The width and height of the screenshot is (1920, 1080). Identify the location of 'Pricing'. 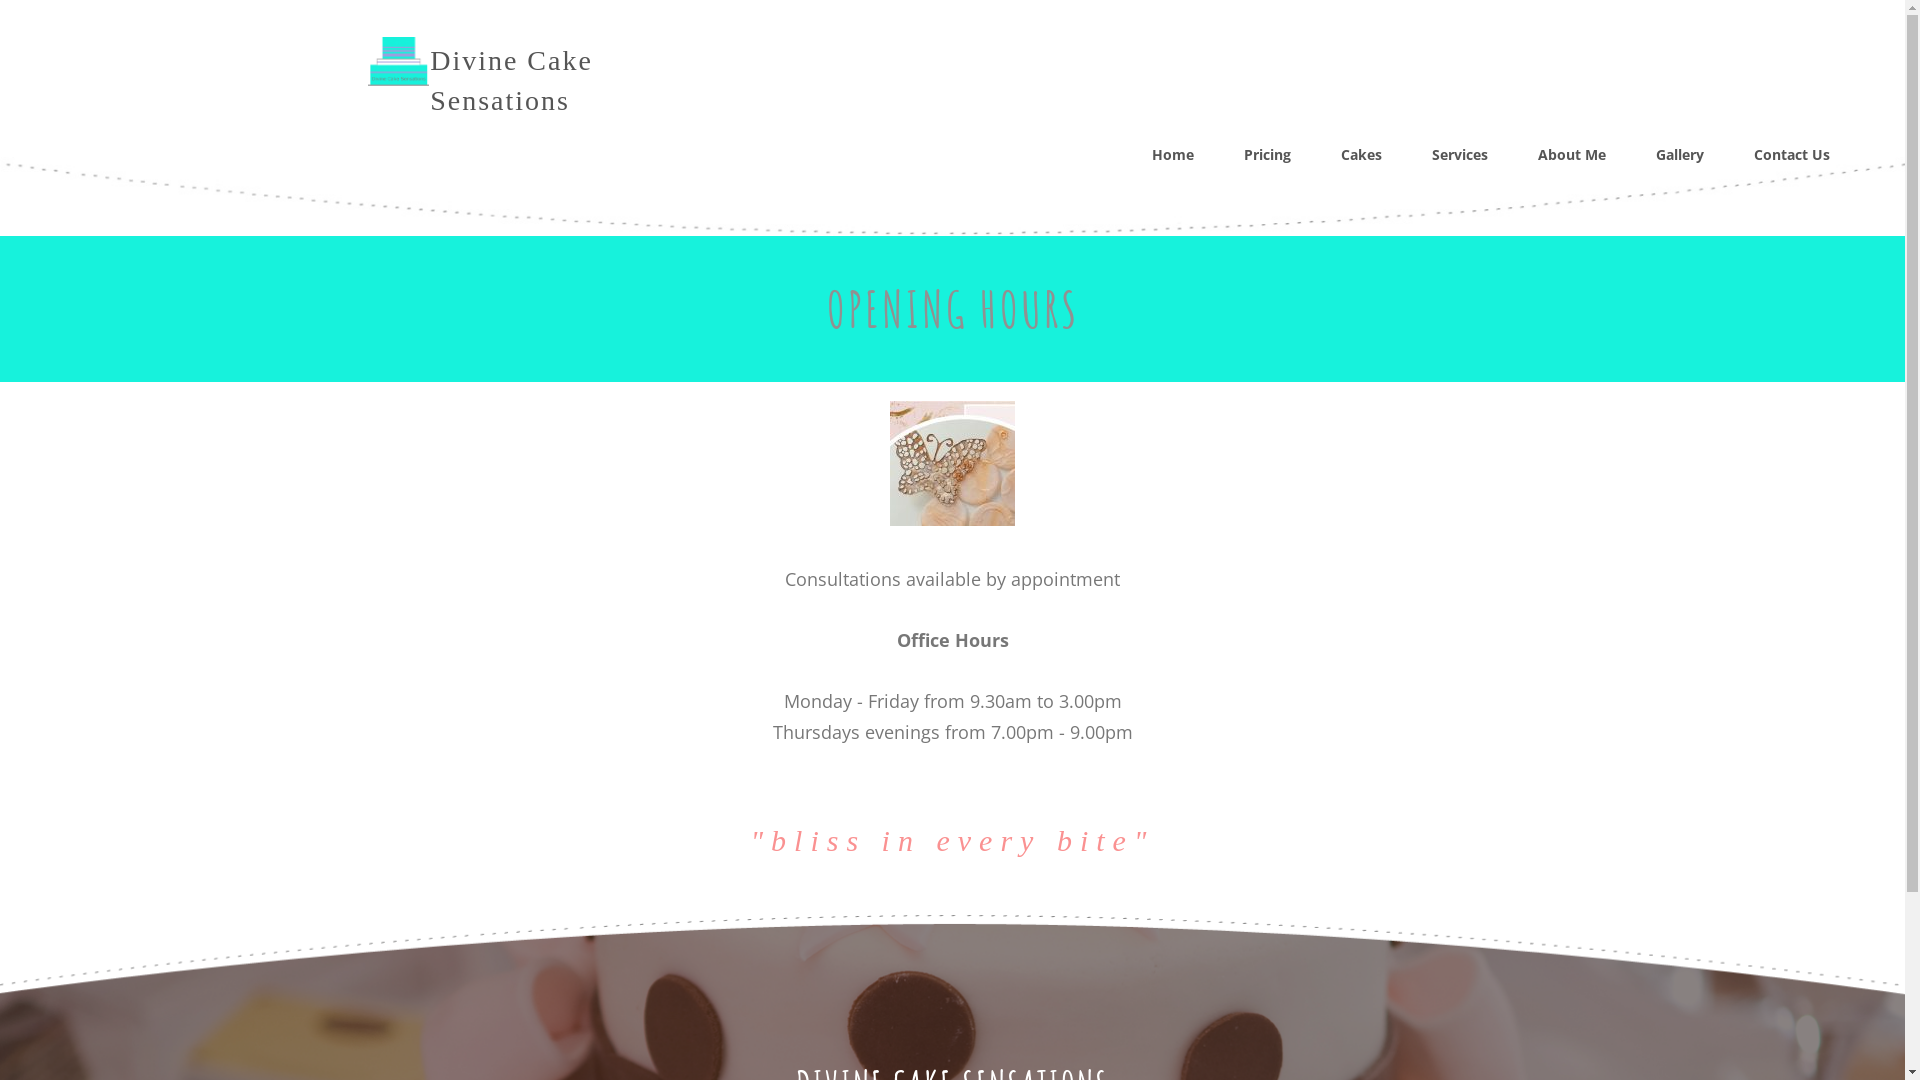
(1242, 153).